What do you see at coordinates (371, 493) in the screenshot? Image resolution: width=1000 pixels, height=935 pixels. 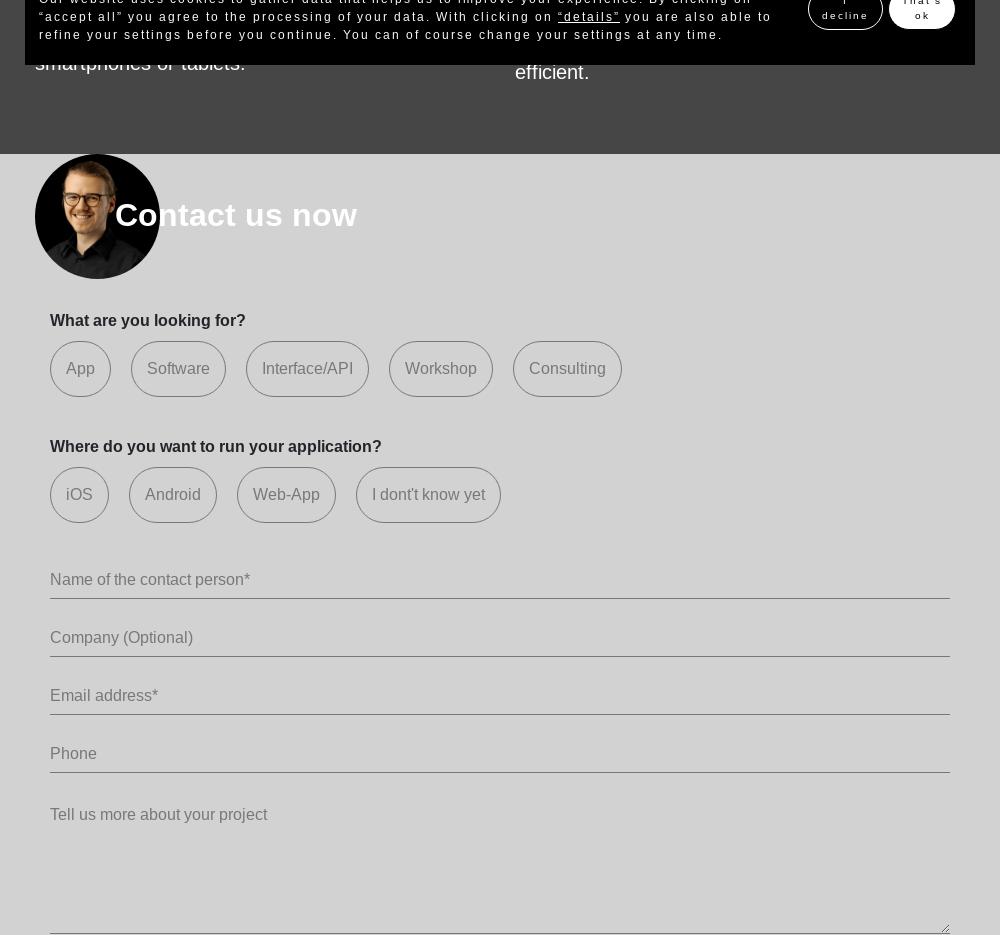 I see `'I dont't know yet'` at bounding box center [371, 493].